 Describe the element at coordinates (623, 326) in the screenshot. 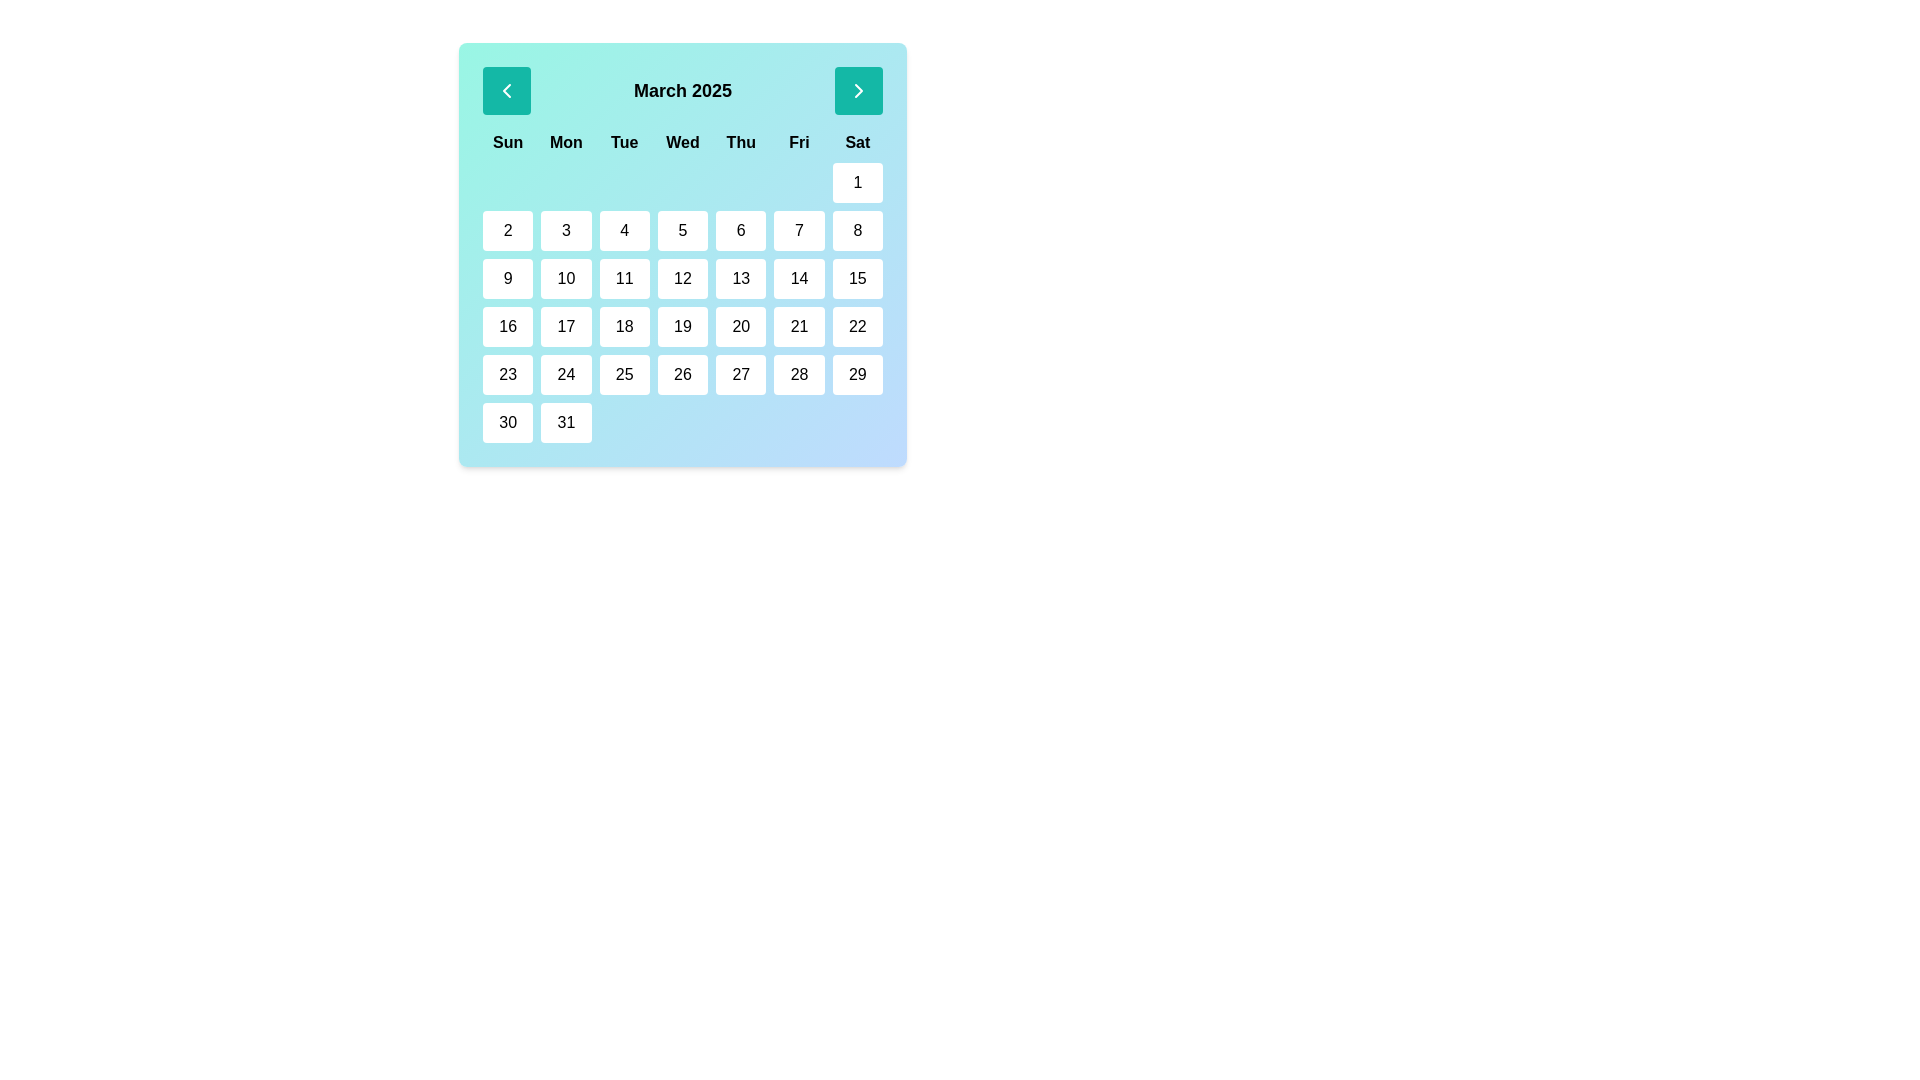

I see `the date button located in the fourth row, third column of the calendar grid` at that location.